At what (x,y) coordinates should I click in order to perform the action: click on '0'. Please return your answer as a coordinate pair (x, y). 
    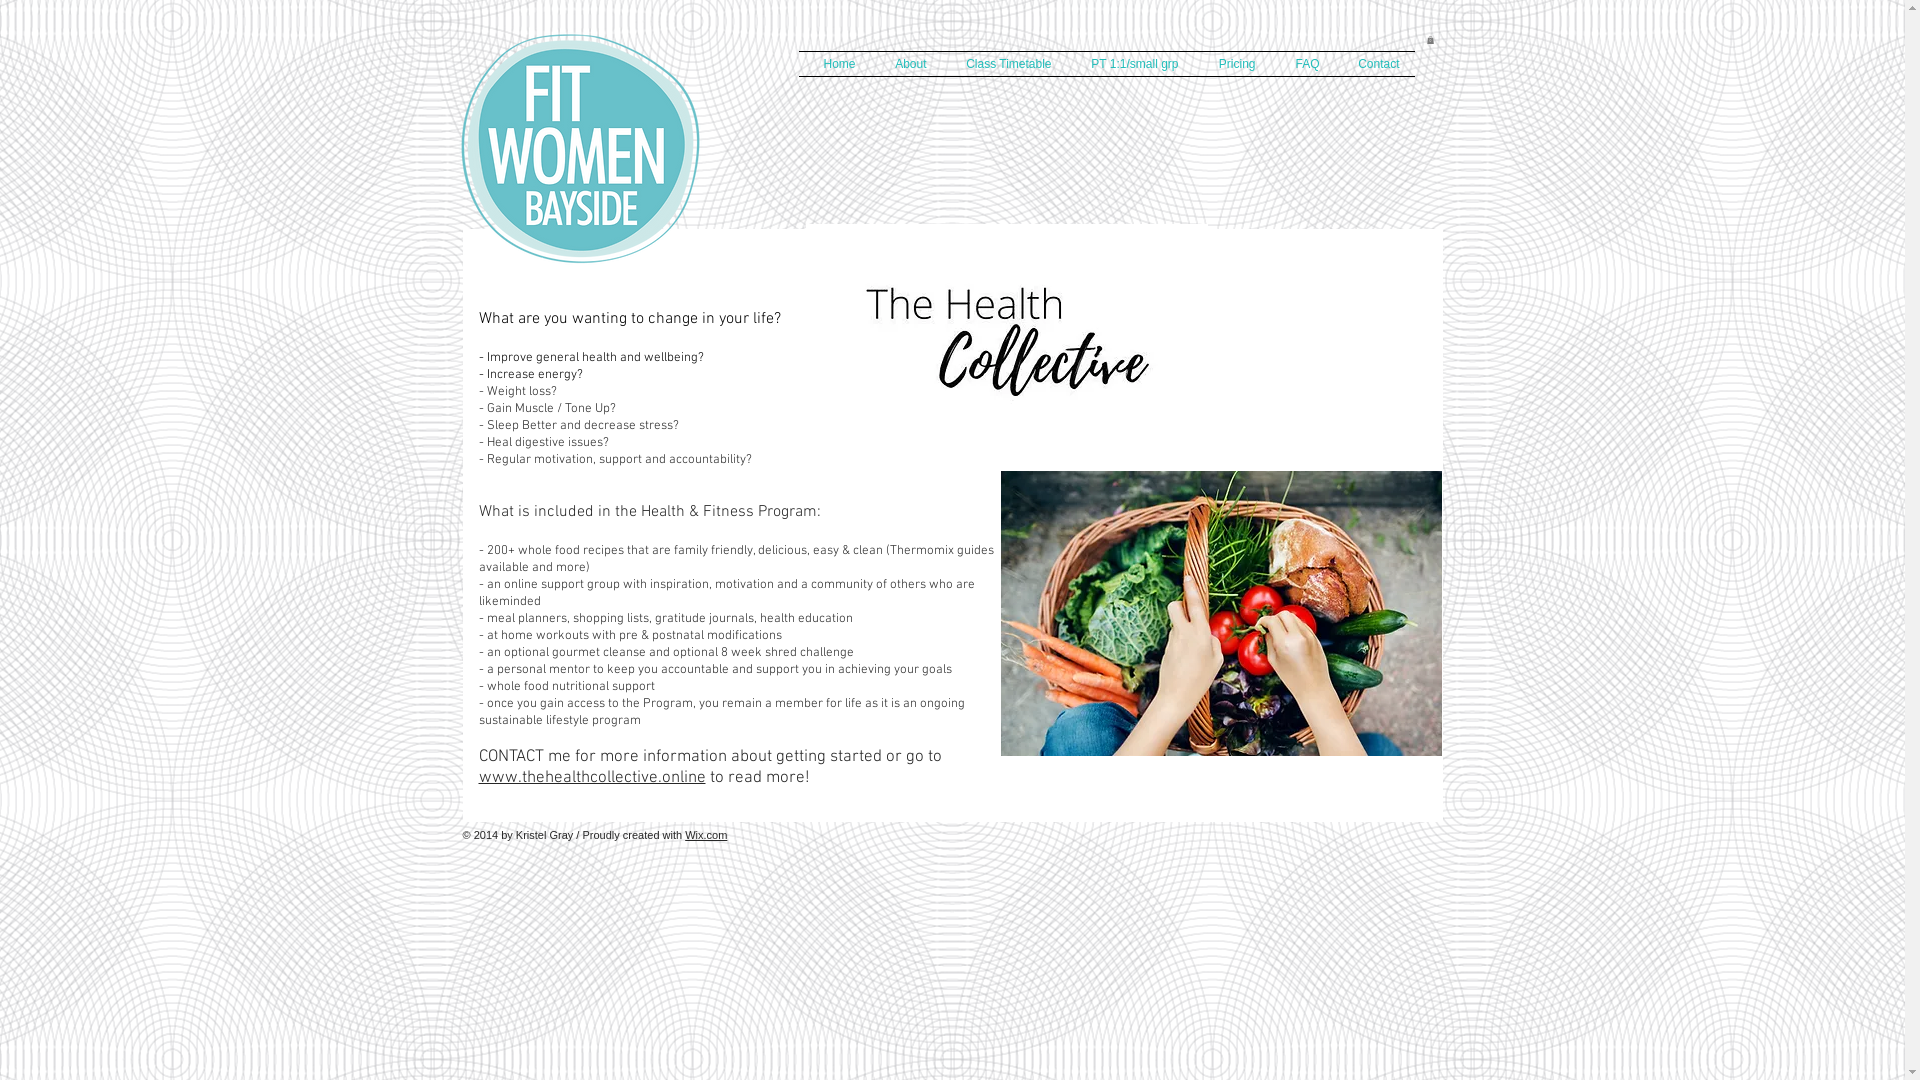
    Looking at the image, I should click on (1428, 39).